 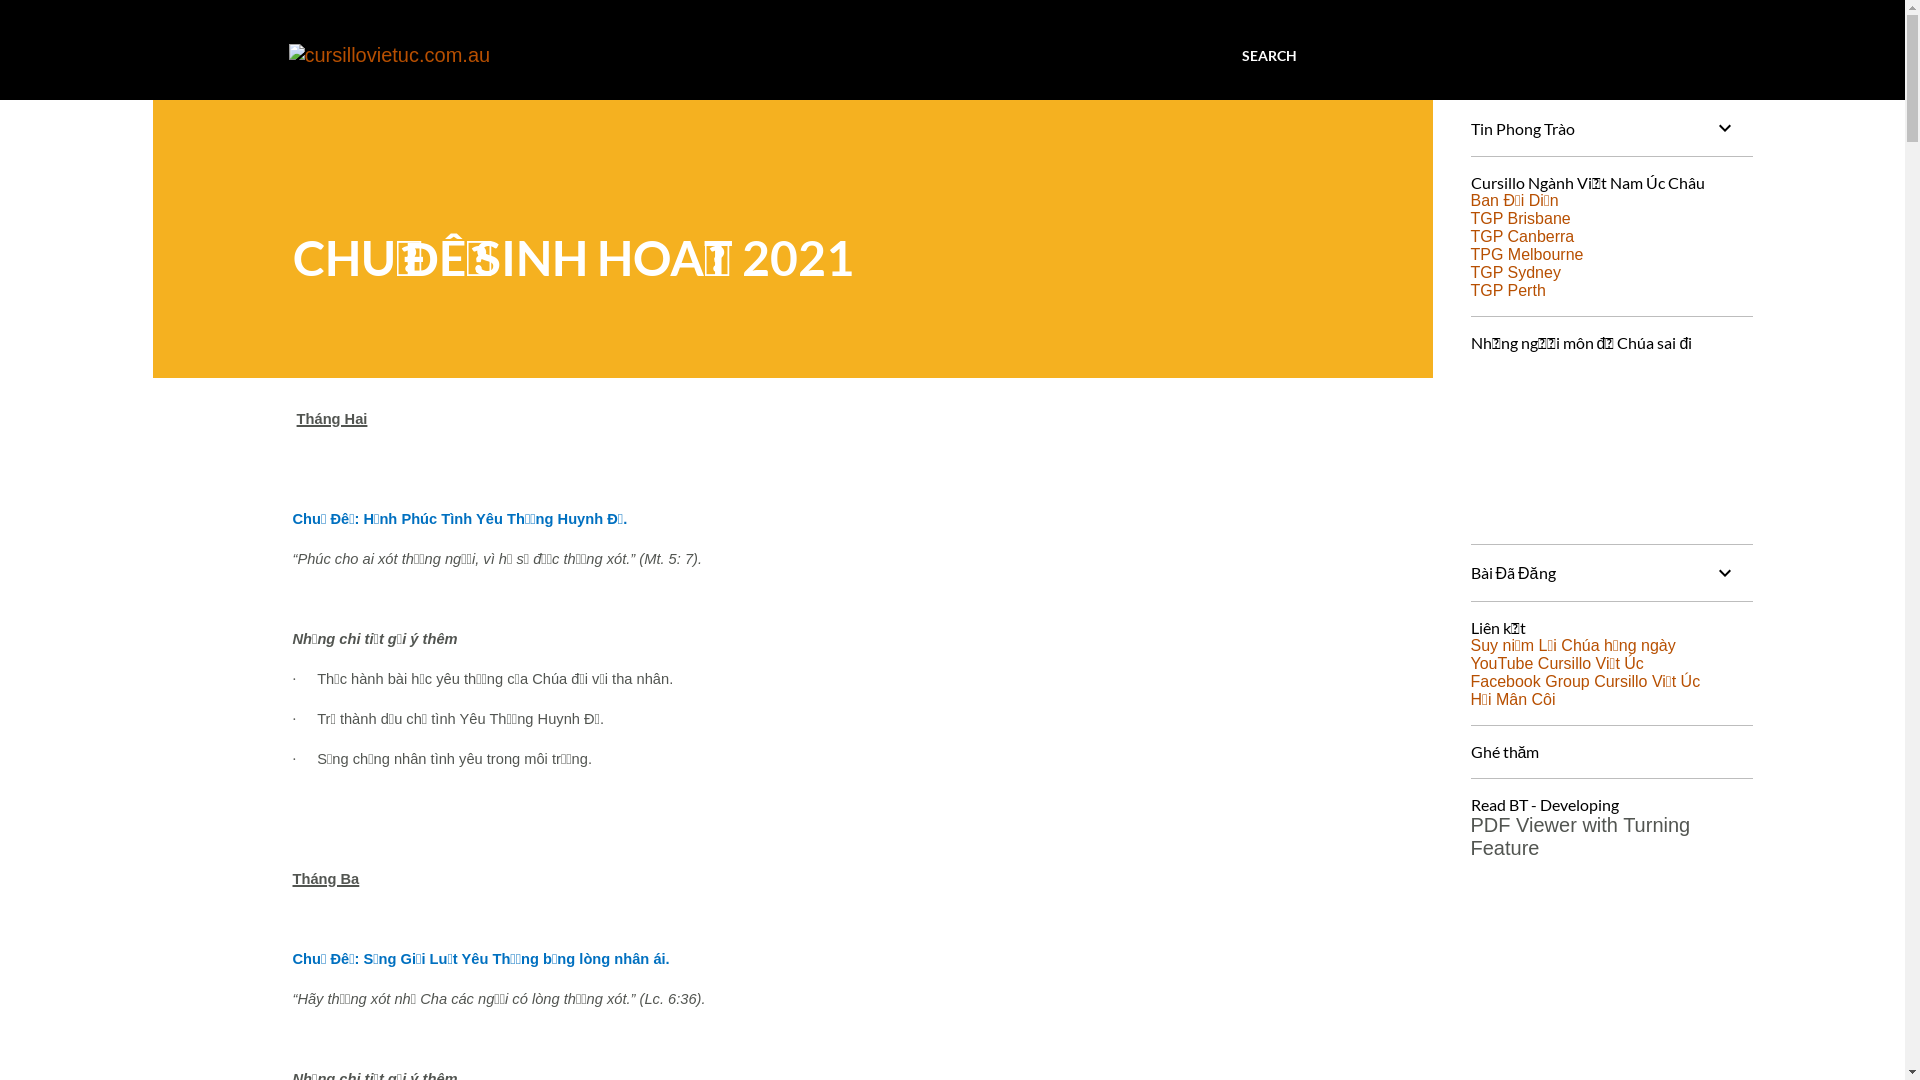 I want to click on 'TGP Sydney', so click(x=1469, y=272).